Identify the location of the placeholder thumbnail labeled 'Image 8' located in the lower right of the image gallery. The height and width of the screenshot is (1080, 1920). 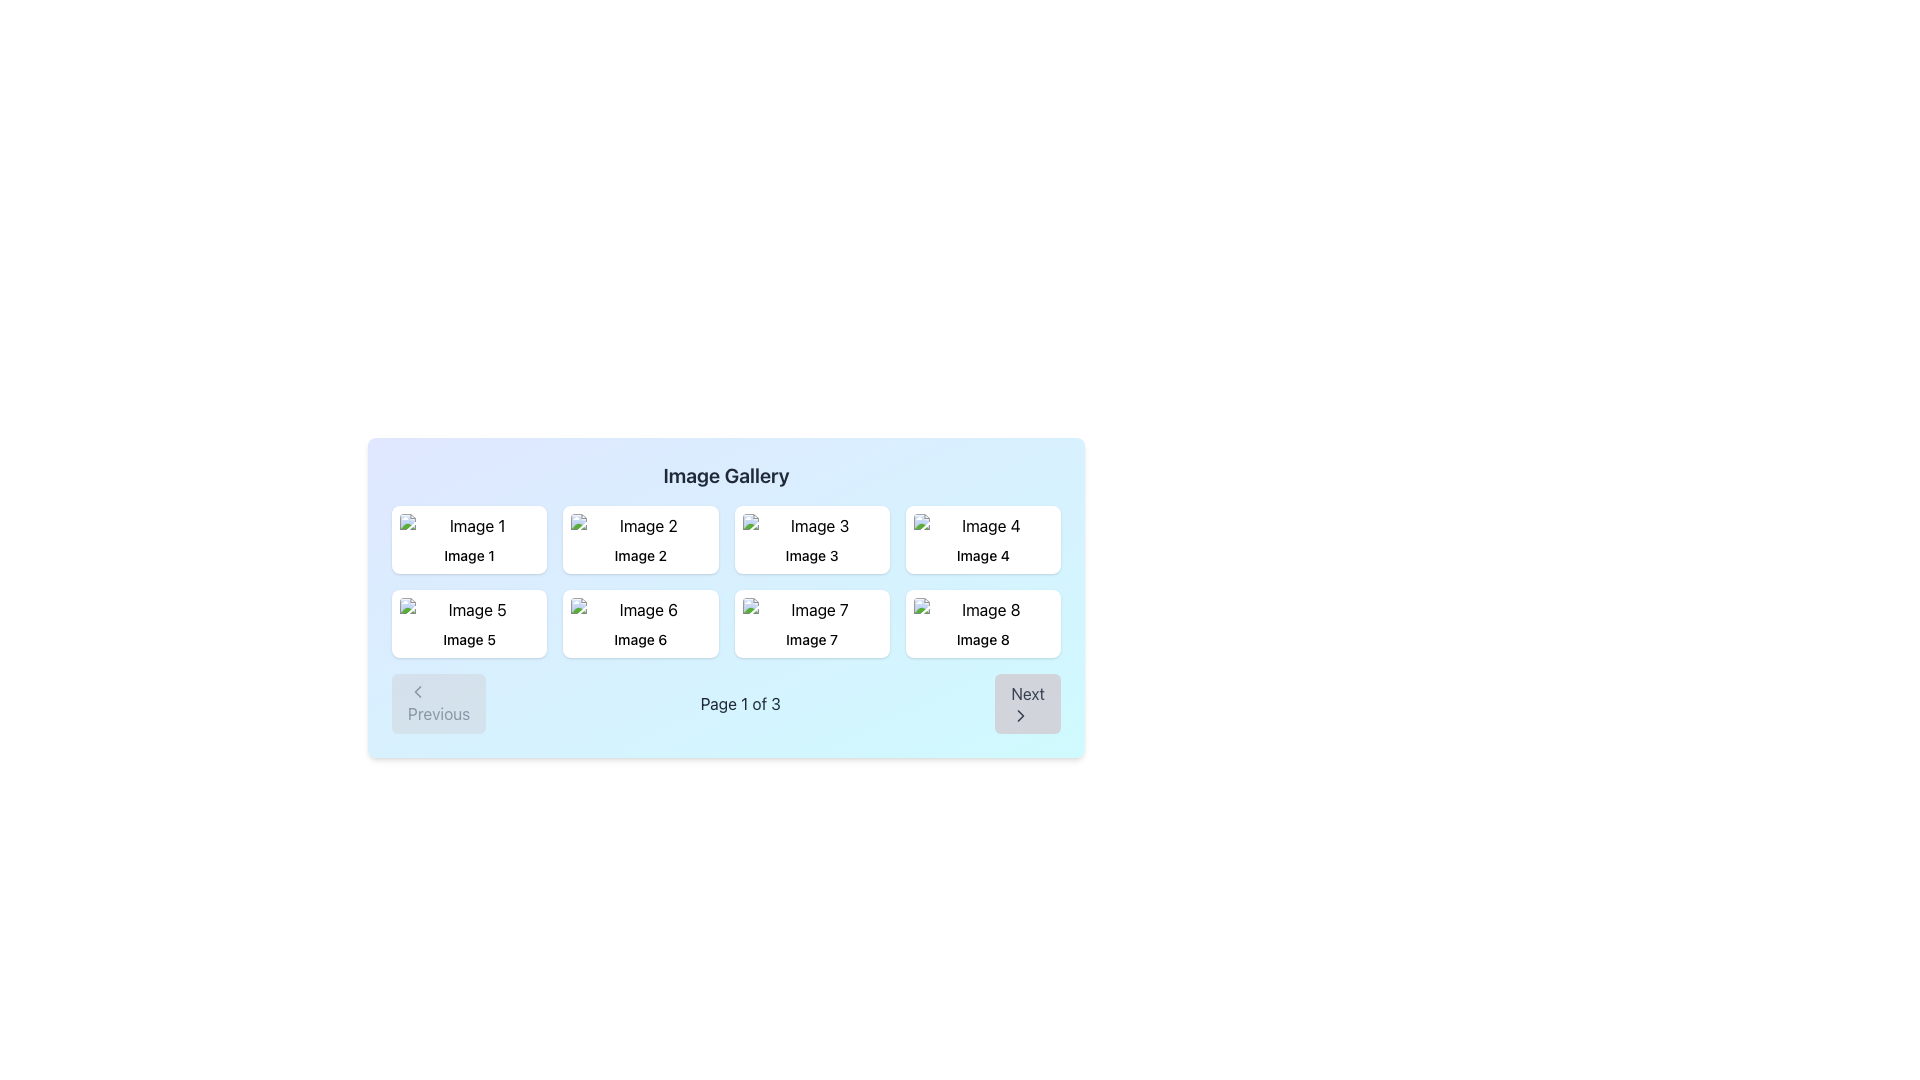
(983, 608).